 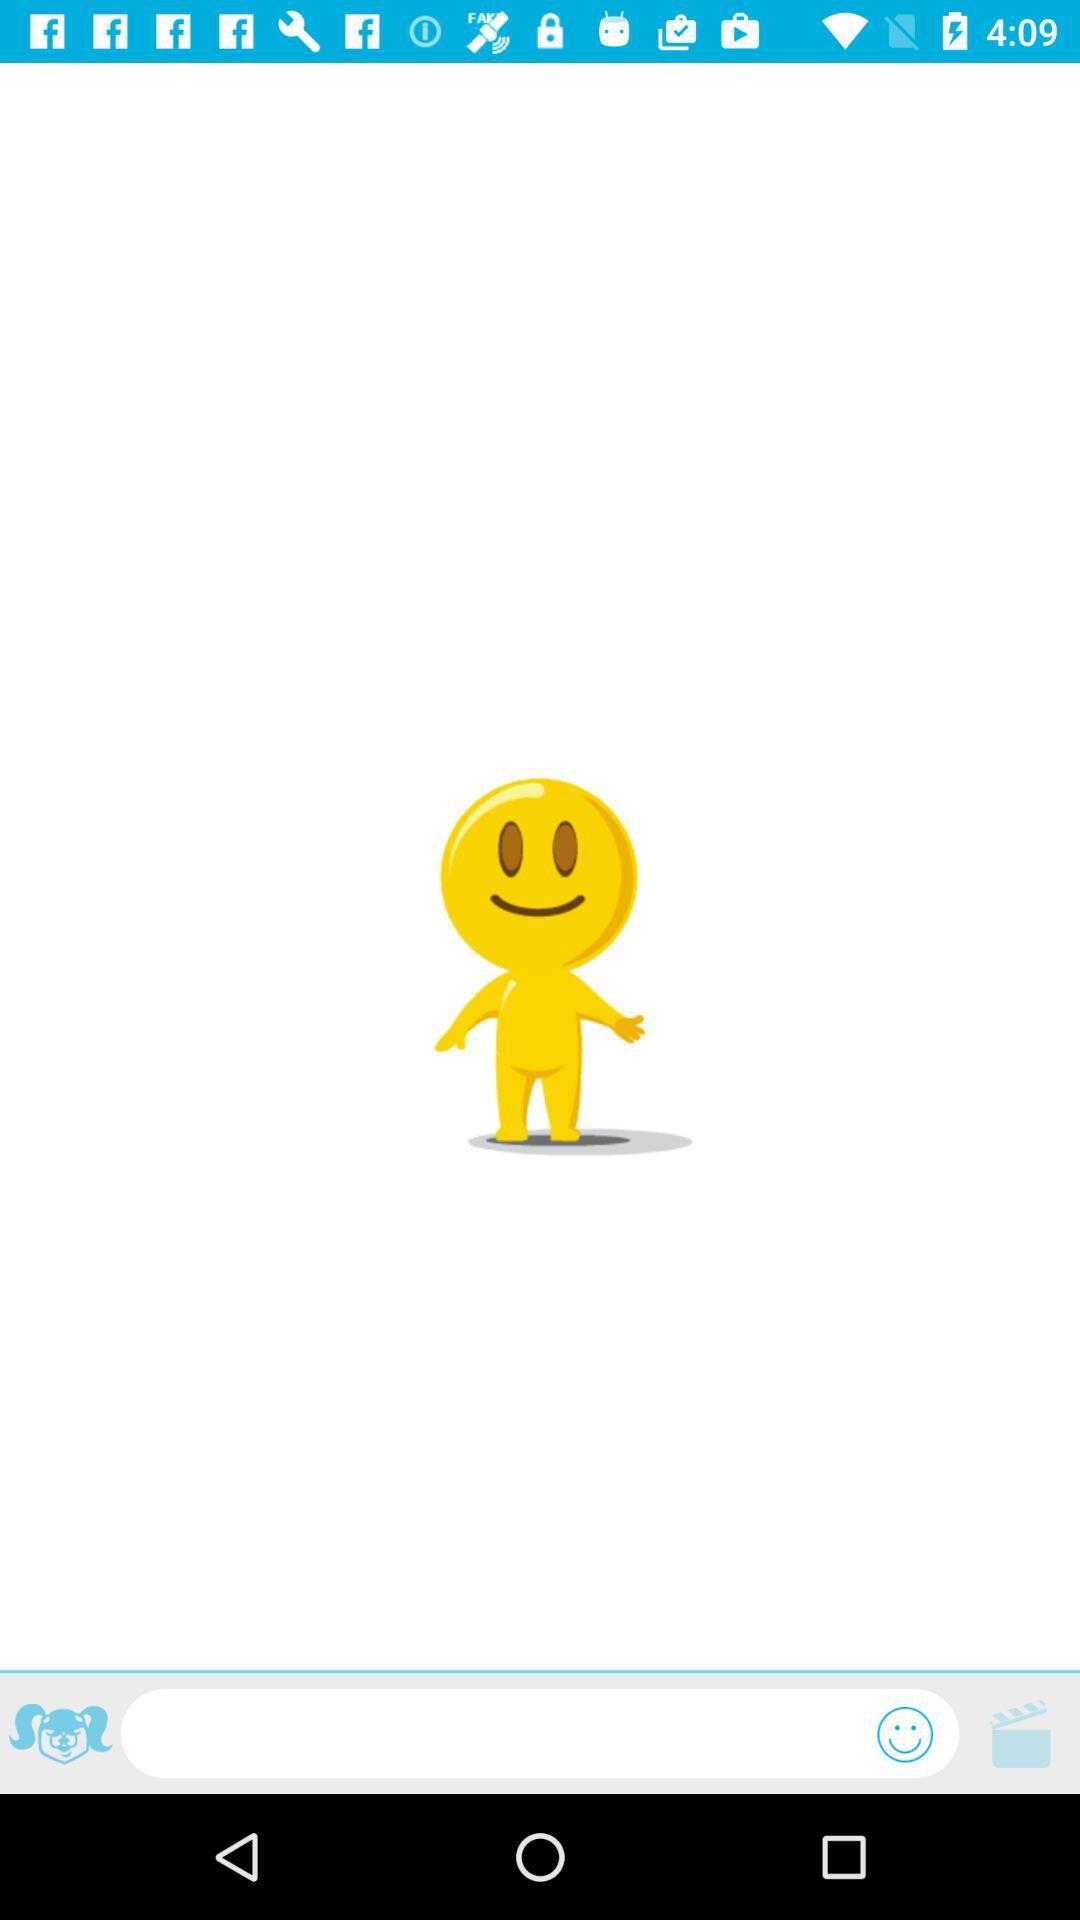 I want to click on image blink, so click(x=59, y=1736).